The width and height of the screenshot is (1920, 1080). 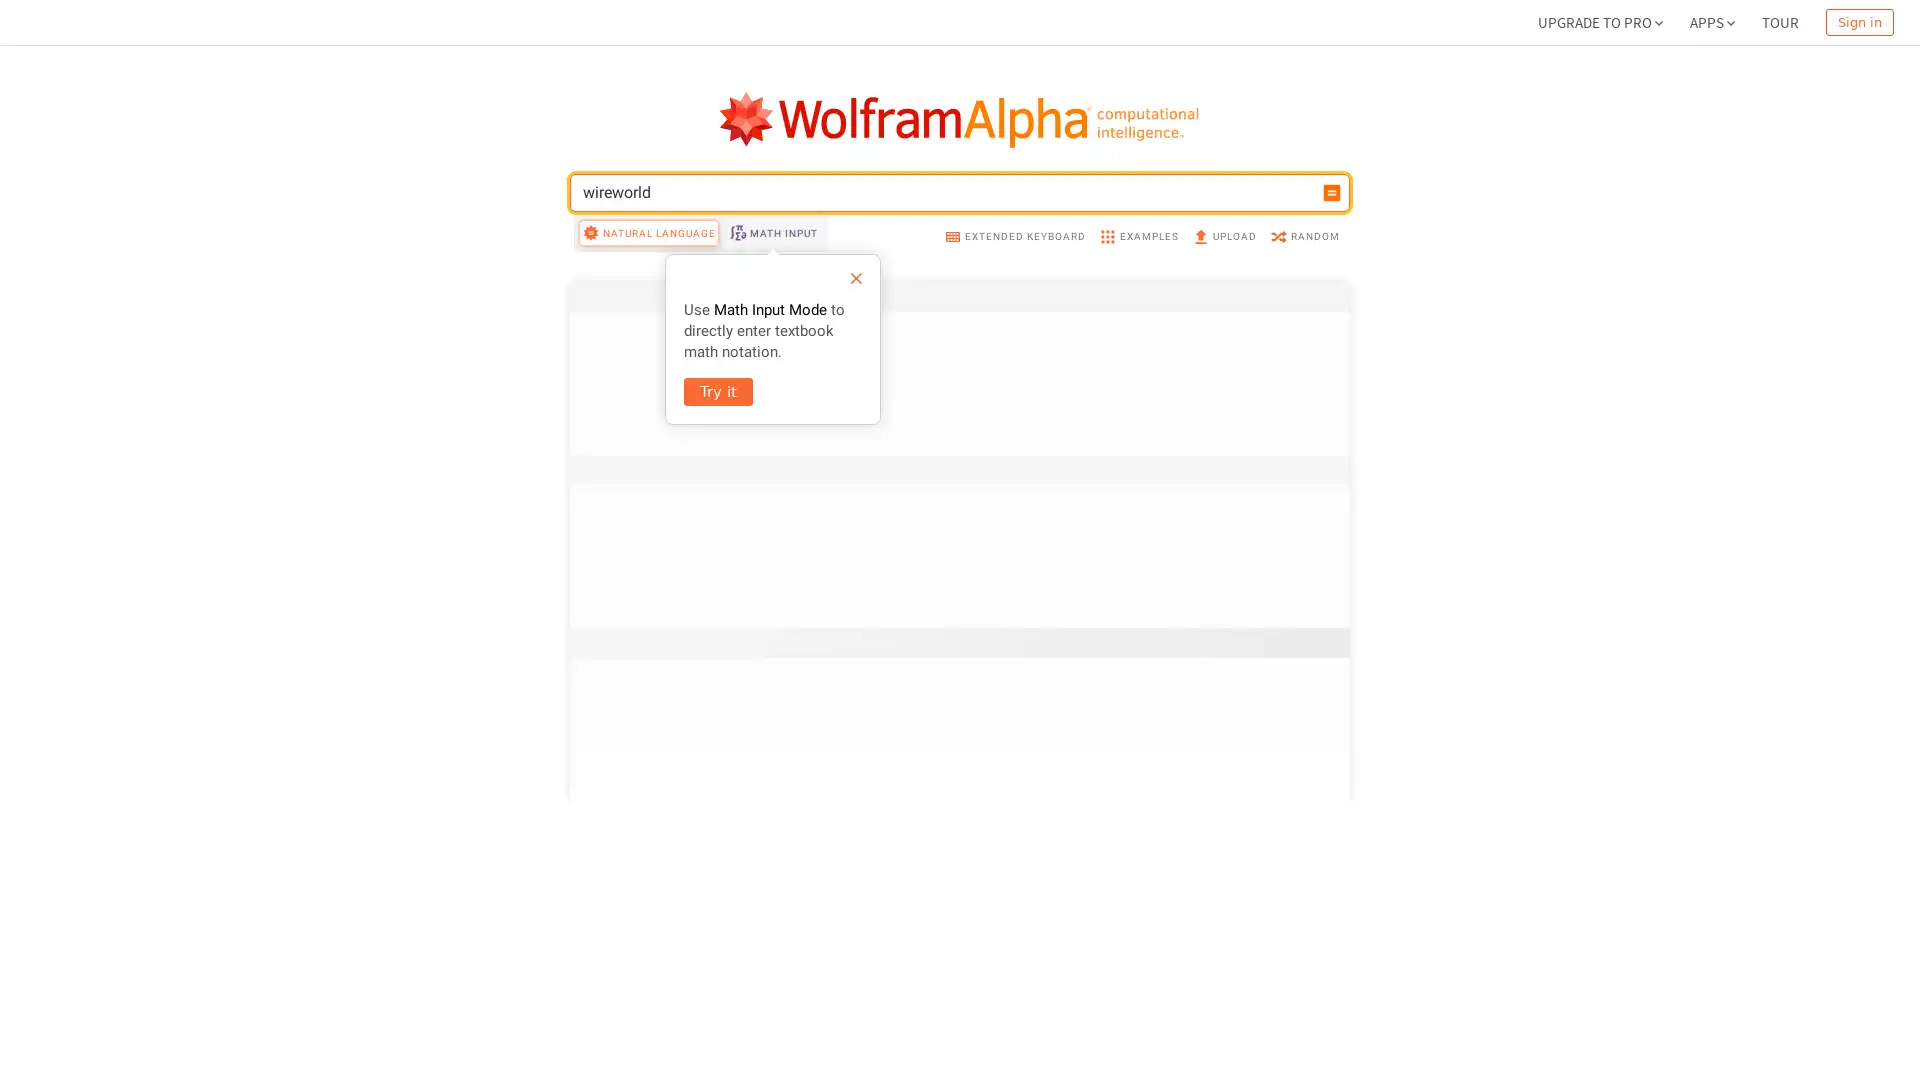 I want to click on More details, so click(x=1286, y=530).